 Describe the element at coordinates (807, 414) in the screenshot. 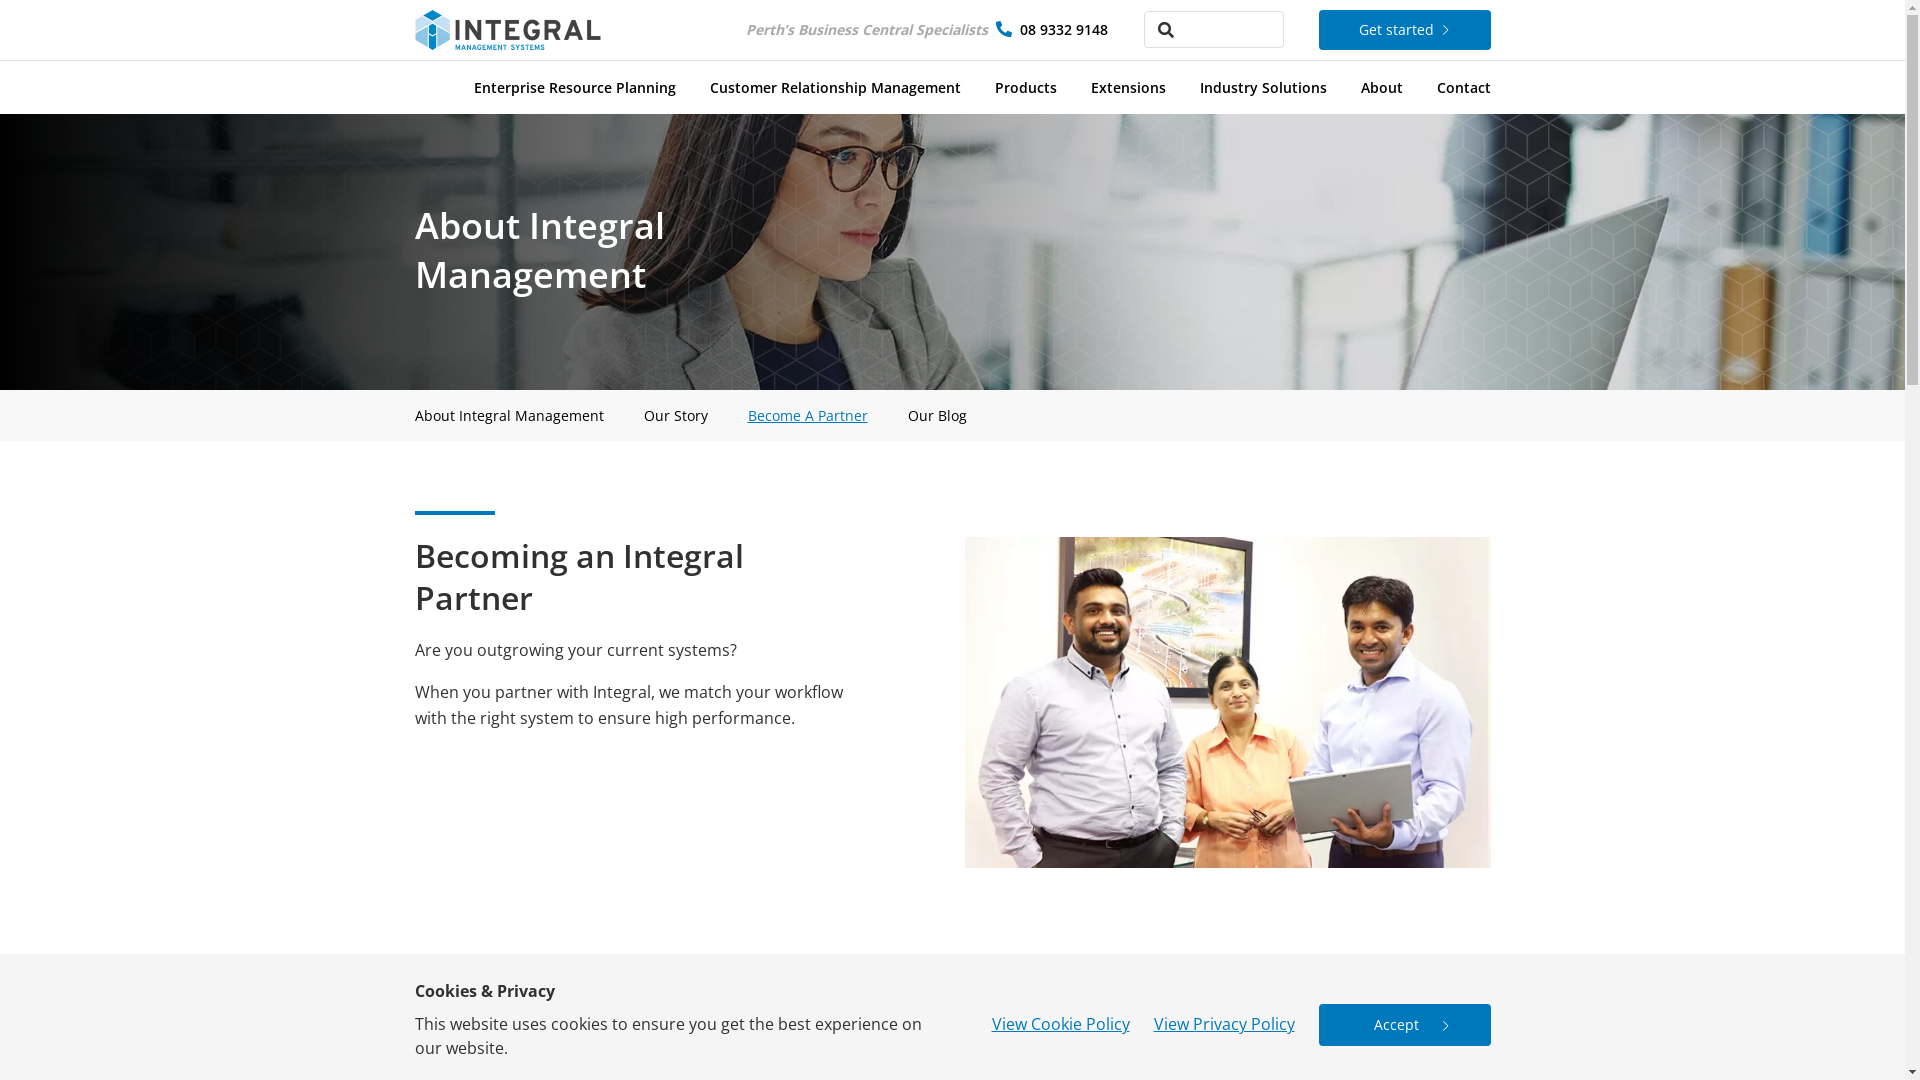

I see `'Become A Partner'` at that location.